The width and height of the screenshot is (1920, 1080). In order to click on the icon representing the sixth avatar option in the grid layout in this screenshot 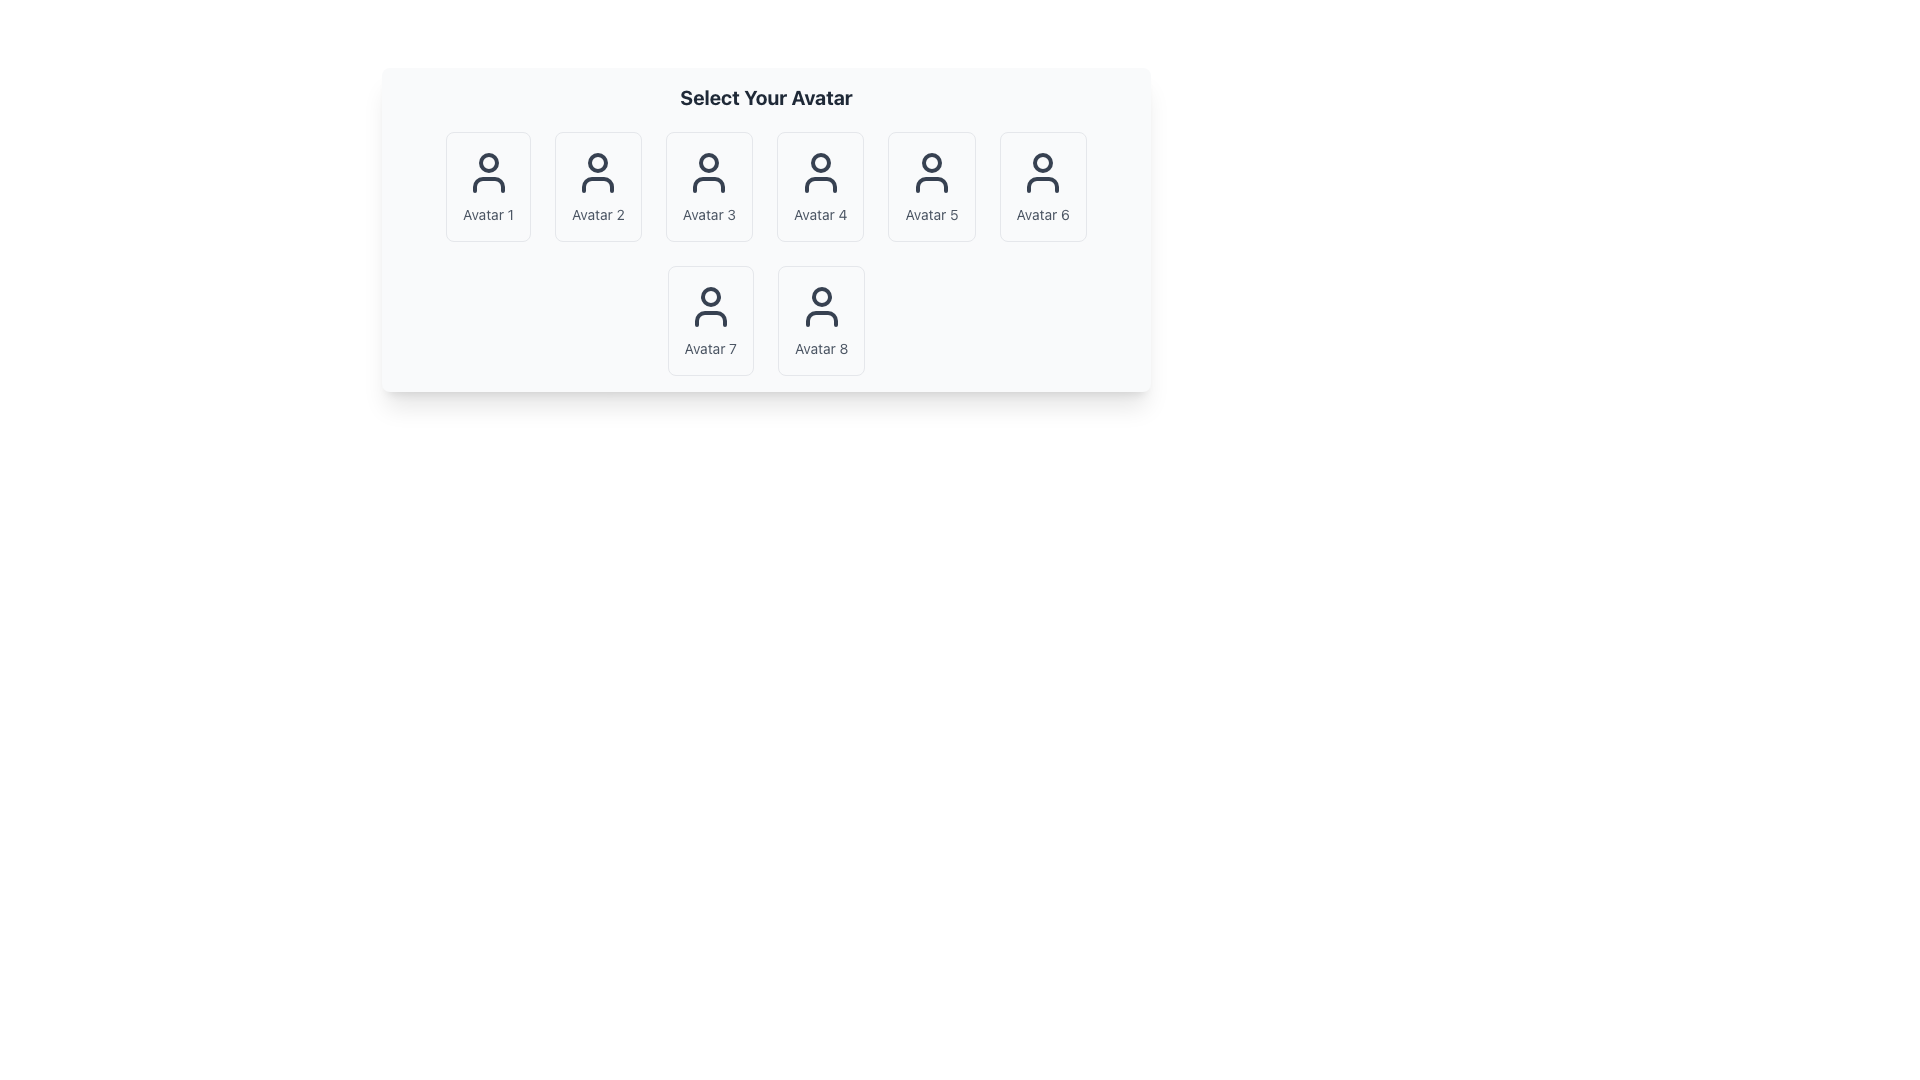, I will do `click(1042, 172)`.